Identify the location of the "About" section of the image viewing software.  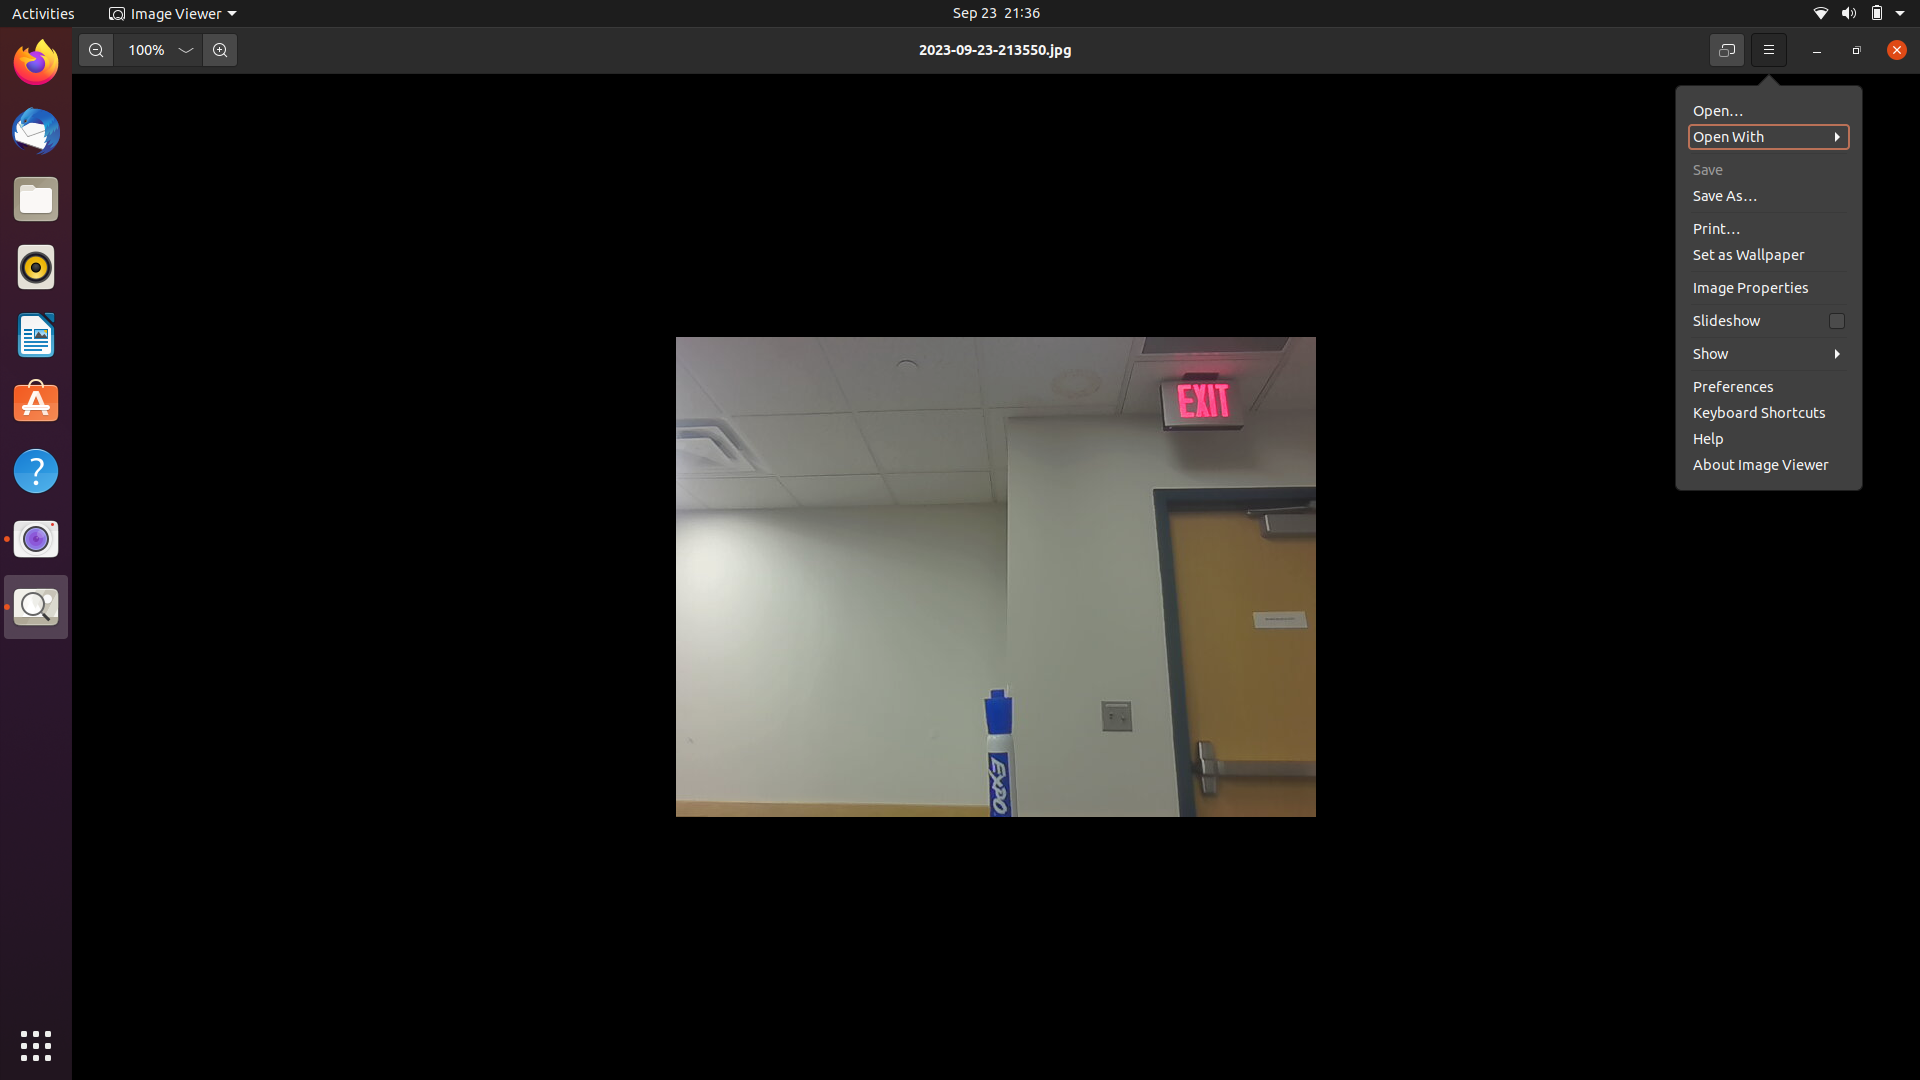
(1761, 384).